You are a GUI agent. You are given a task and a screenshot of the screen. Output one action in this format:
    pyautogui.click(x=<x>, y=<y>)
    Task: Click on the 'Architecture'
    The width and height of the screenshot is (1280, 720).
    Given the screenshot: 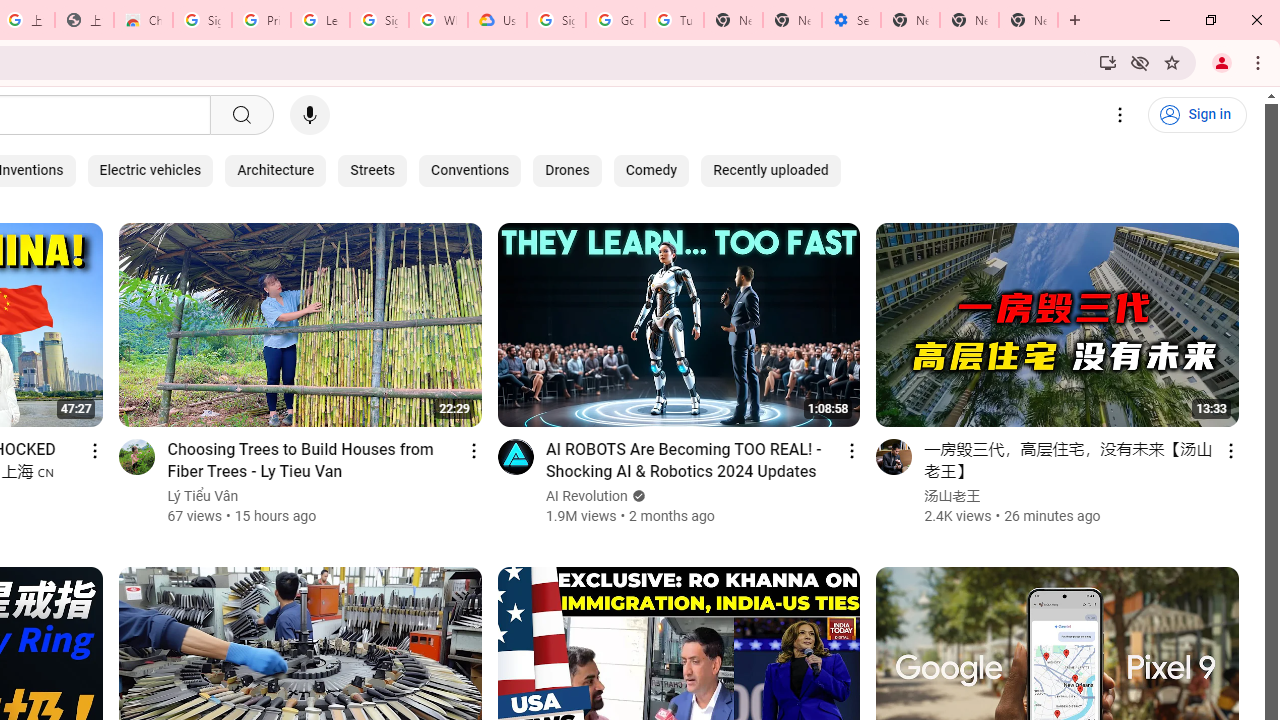 What is the action you would take?
    pyautogui.click(x=274, y=170)
    